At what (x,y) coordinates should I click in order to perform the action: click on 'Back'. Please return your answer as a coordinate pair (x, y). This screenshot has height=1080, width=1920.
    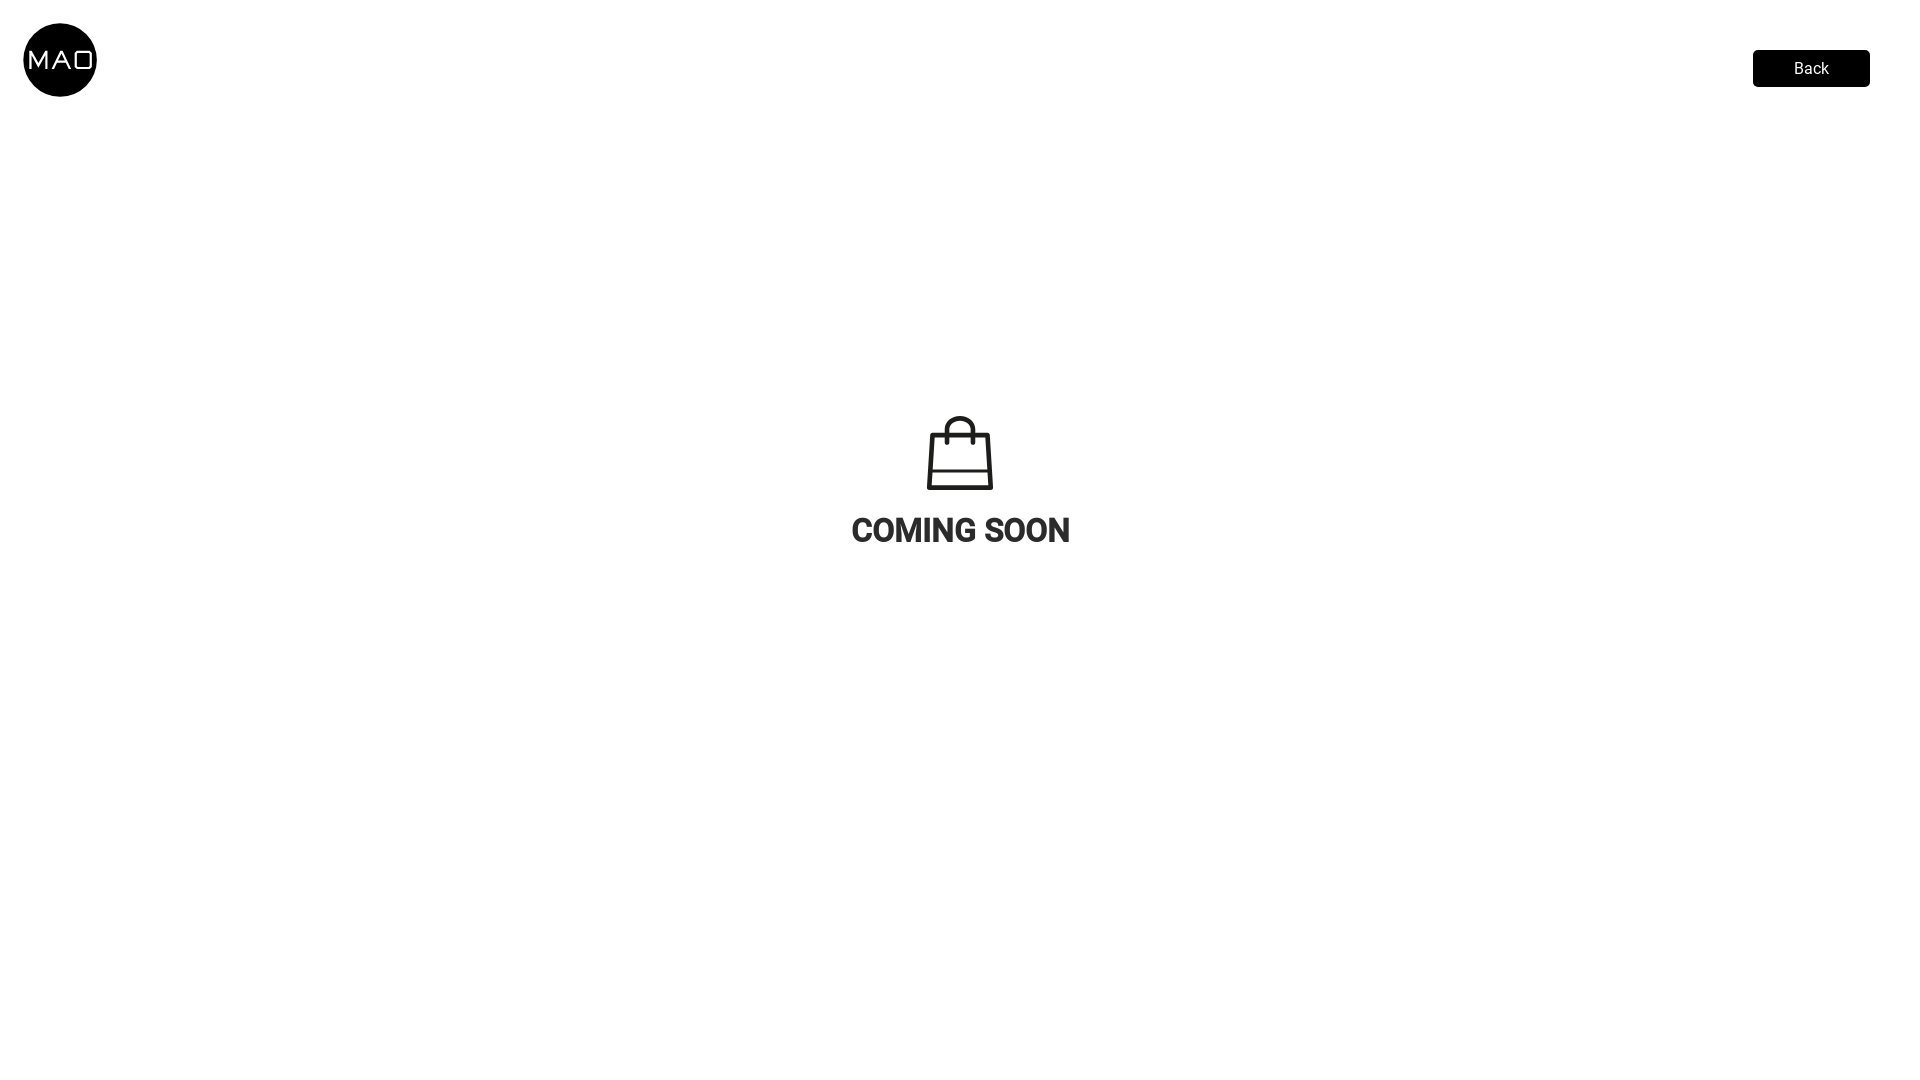
    Looking at the image, I should click on (1811, 67).